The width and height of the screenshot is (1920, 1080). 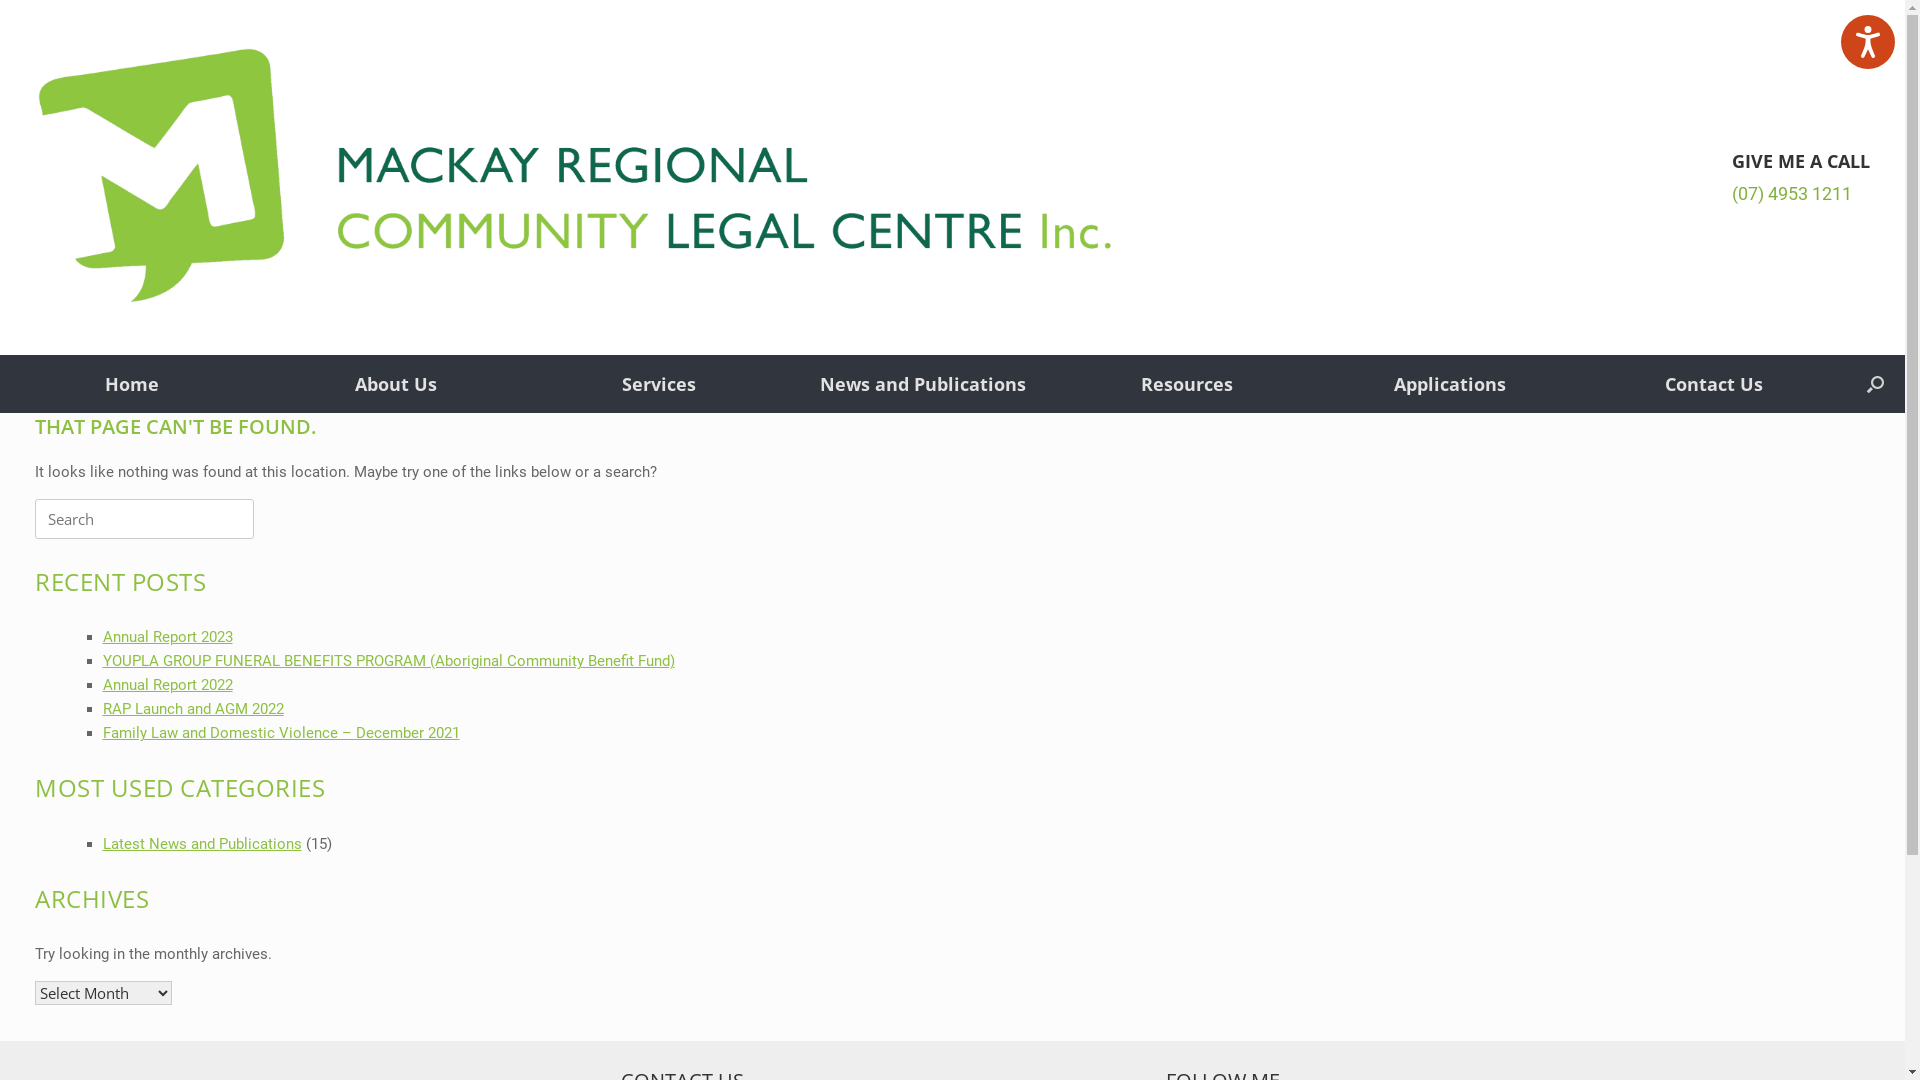 What do you see at coordinates (1186, 384) in the screenshot?
I see `'Resources'` at bounding box center [1186, 384].